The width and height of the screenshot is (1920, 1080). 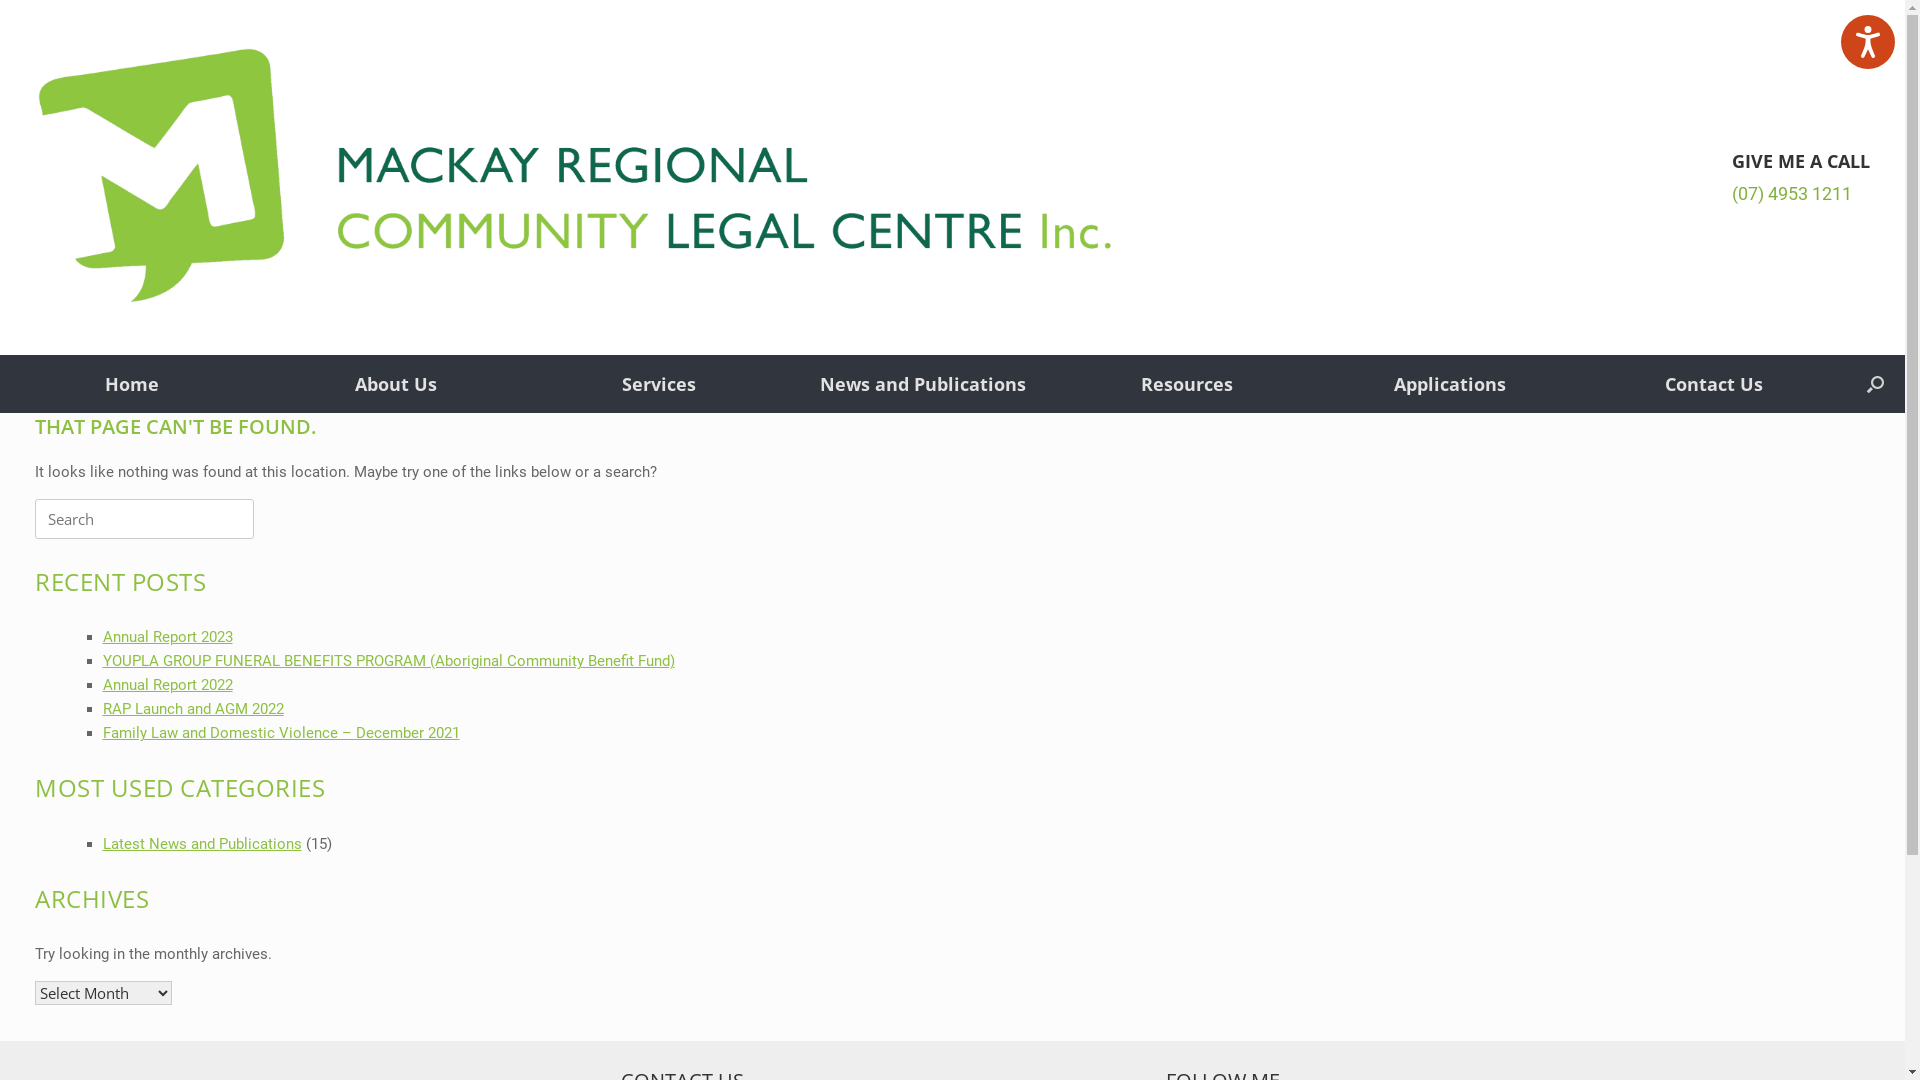 What do you see at coordinates (1186, 384) in the screenshot?
I see `'Resources'` at bounding box center [1186, 384].